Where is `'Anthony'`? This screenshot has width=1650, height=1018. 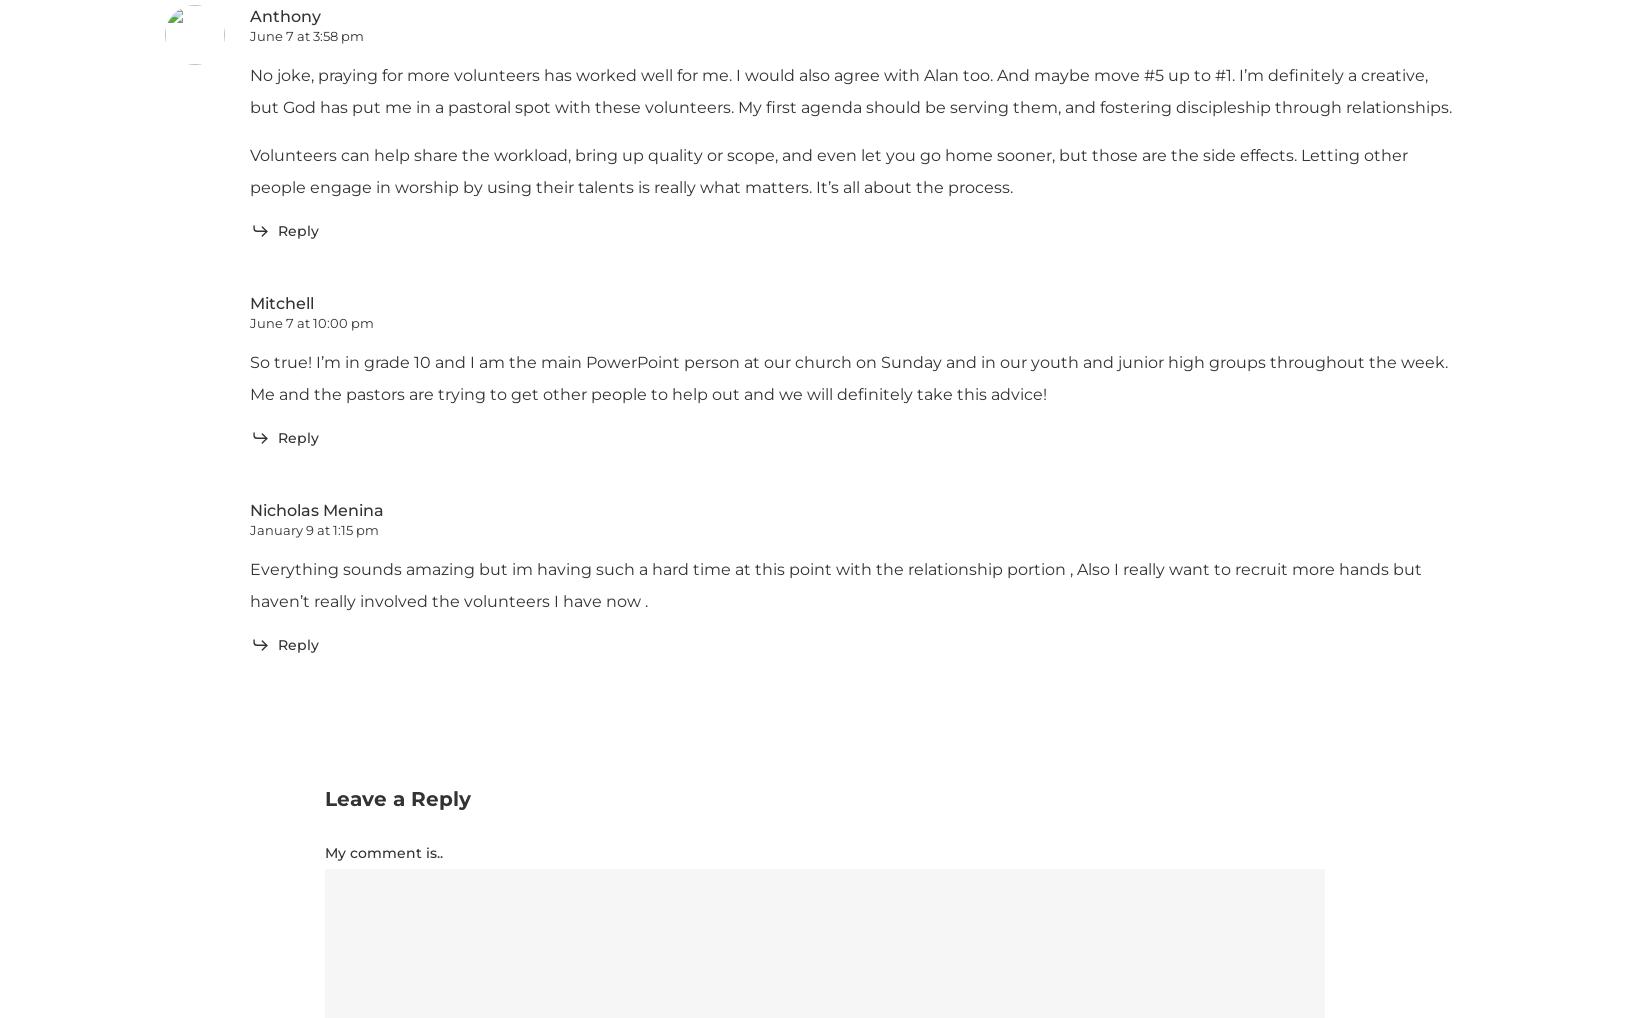
'Anthony' is located at coordinates (285, 15).